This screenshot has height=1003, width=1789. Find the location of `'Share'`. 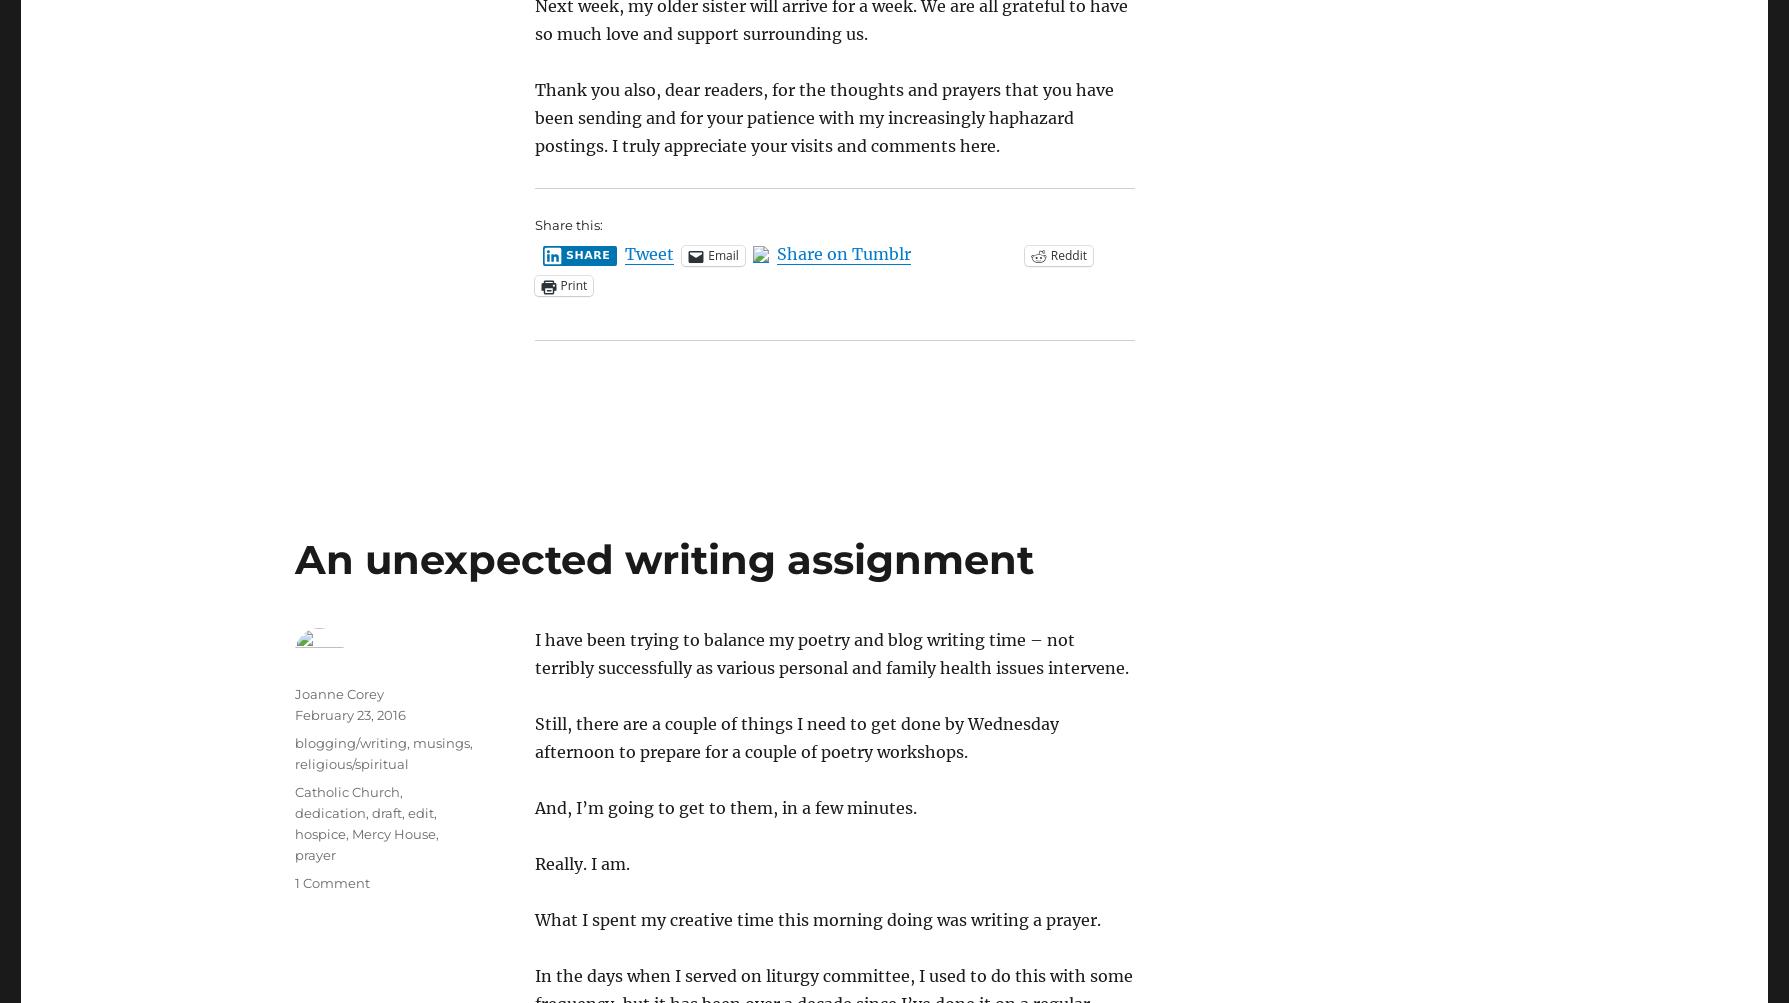

'Share' is located at coordinates (587, 254).